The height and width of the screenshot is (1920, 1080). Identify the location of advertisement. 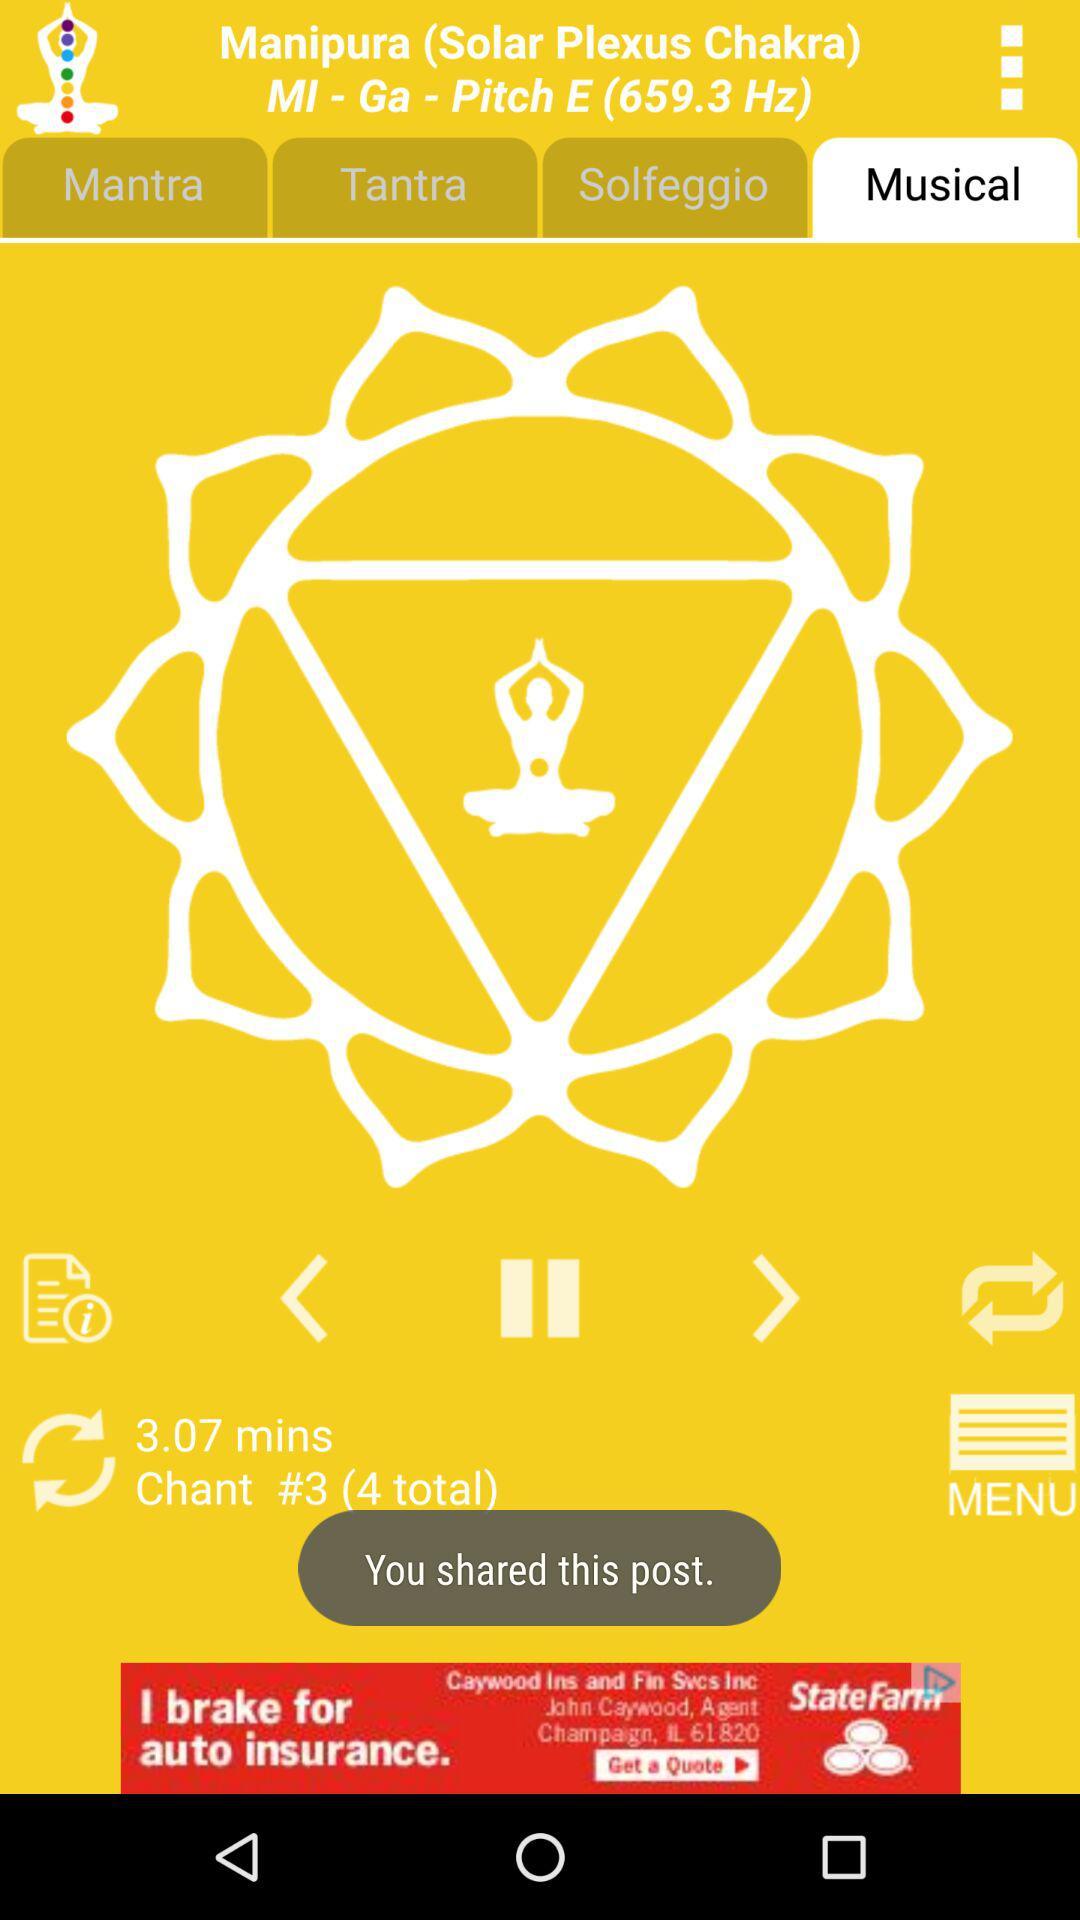
(540, 1727).